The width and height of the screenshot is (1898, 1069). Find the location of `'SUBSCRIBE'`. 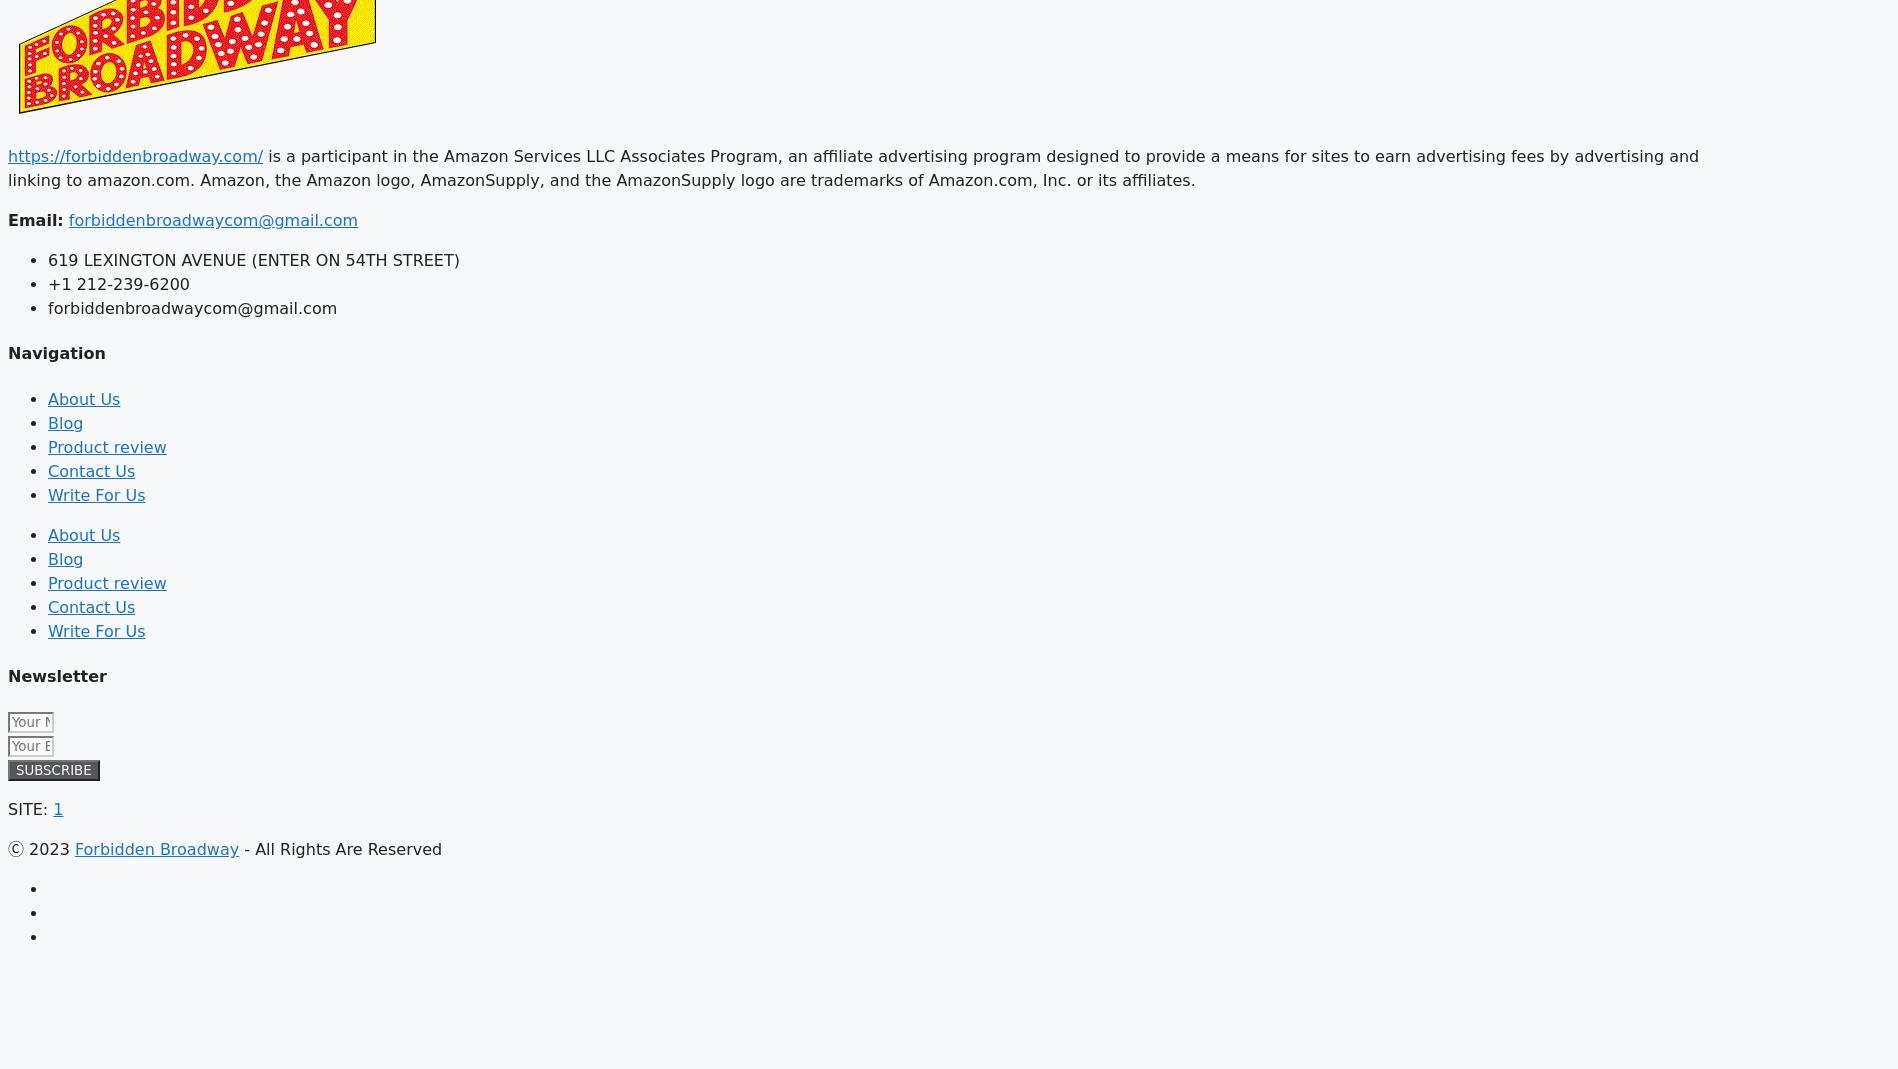

'SUBSCRIBE' is located at coordinates (53, 770).